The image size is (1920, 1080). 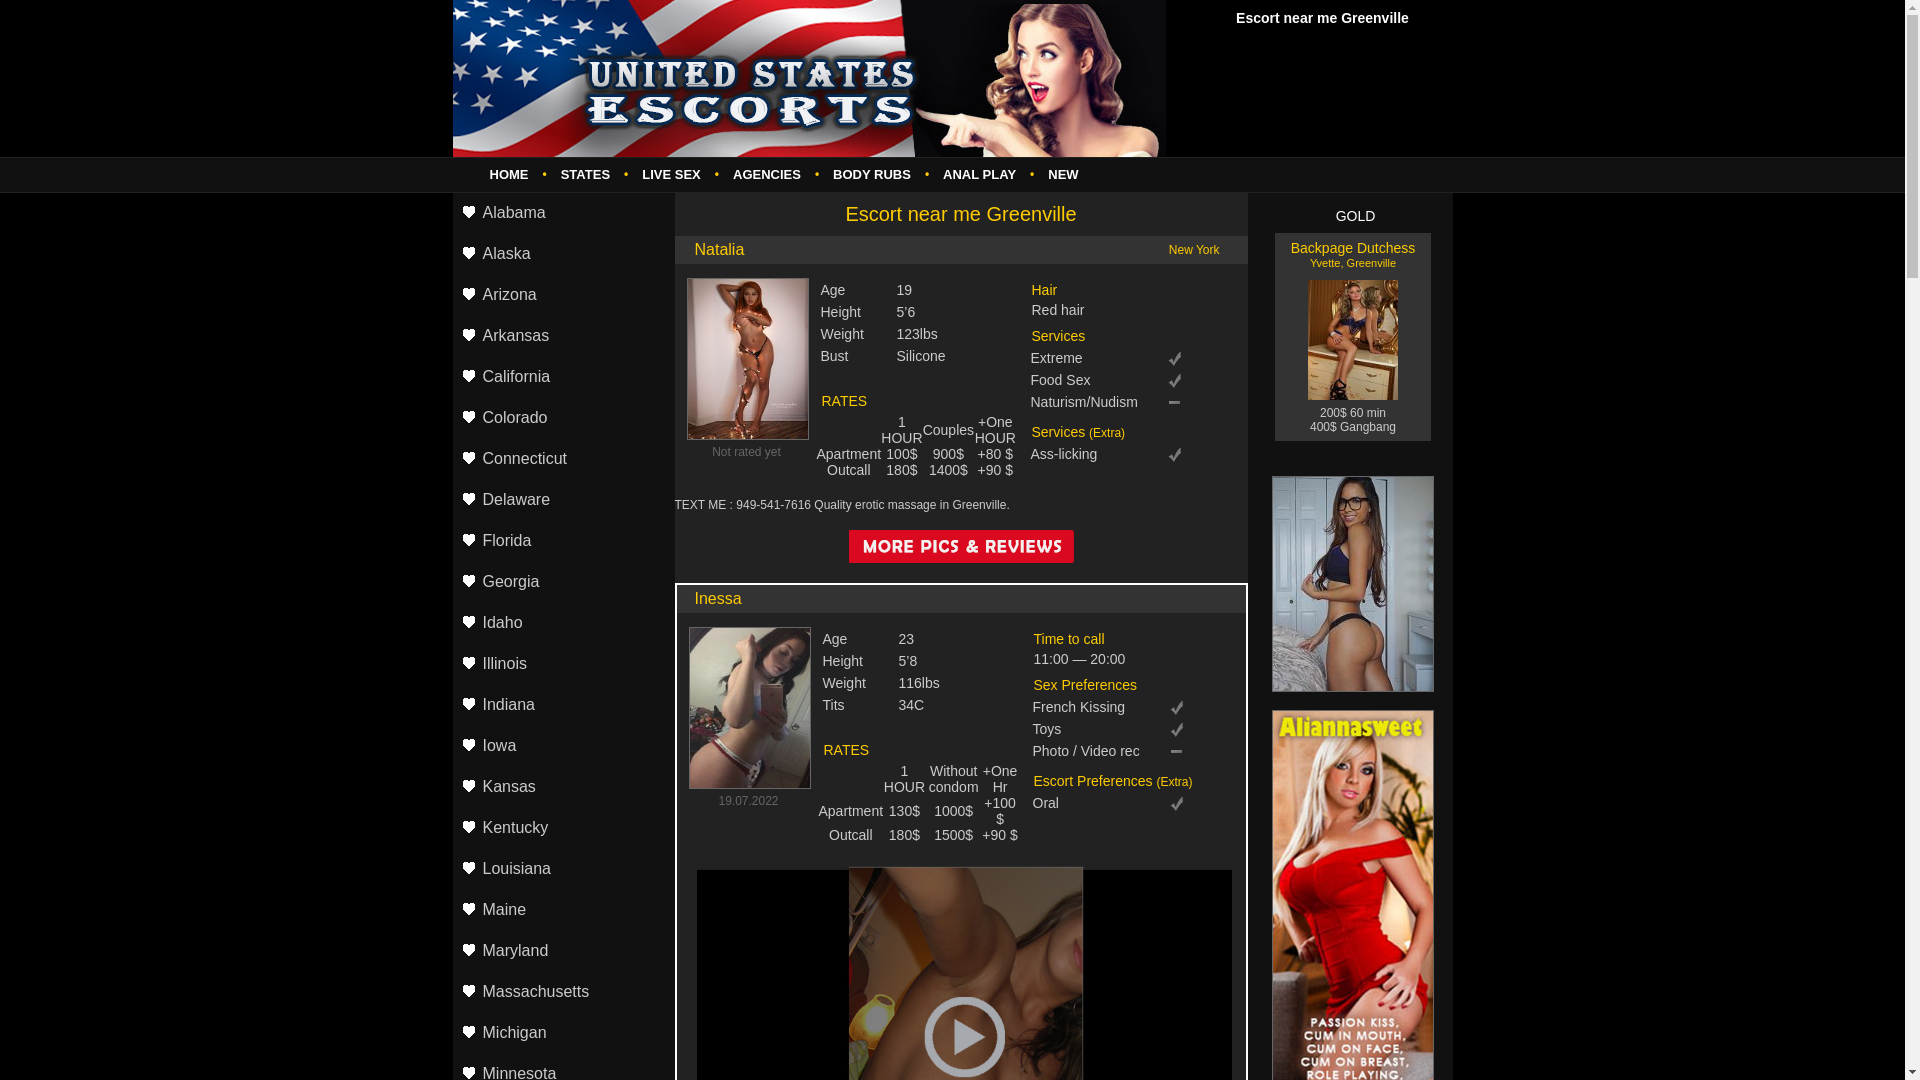 What do you see at coordinates (450, 828) in the screenshot?
I see `'Kentucky'` at bounding box center [450, 828].